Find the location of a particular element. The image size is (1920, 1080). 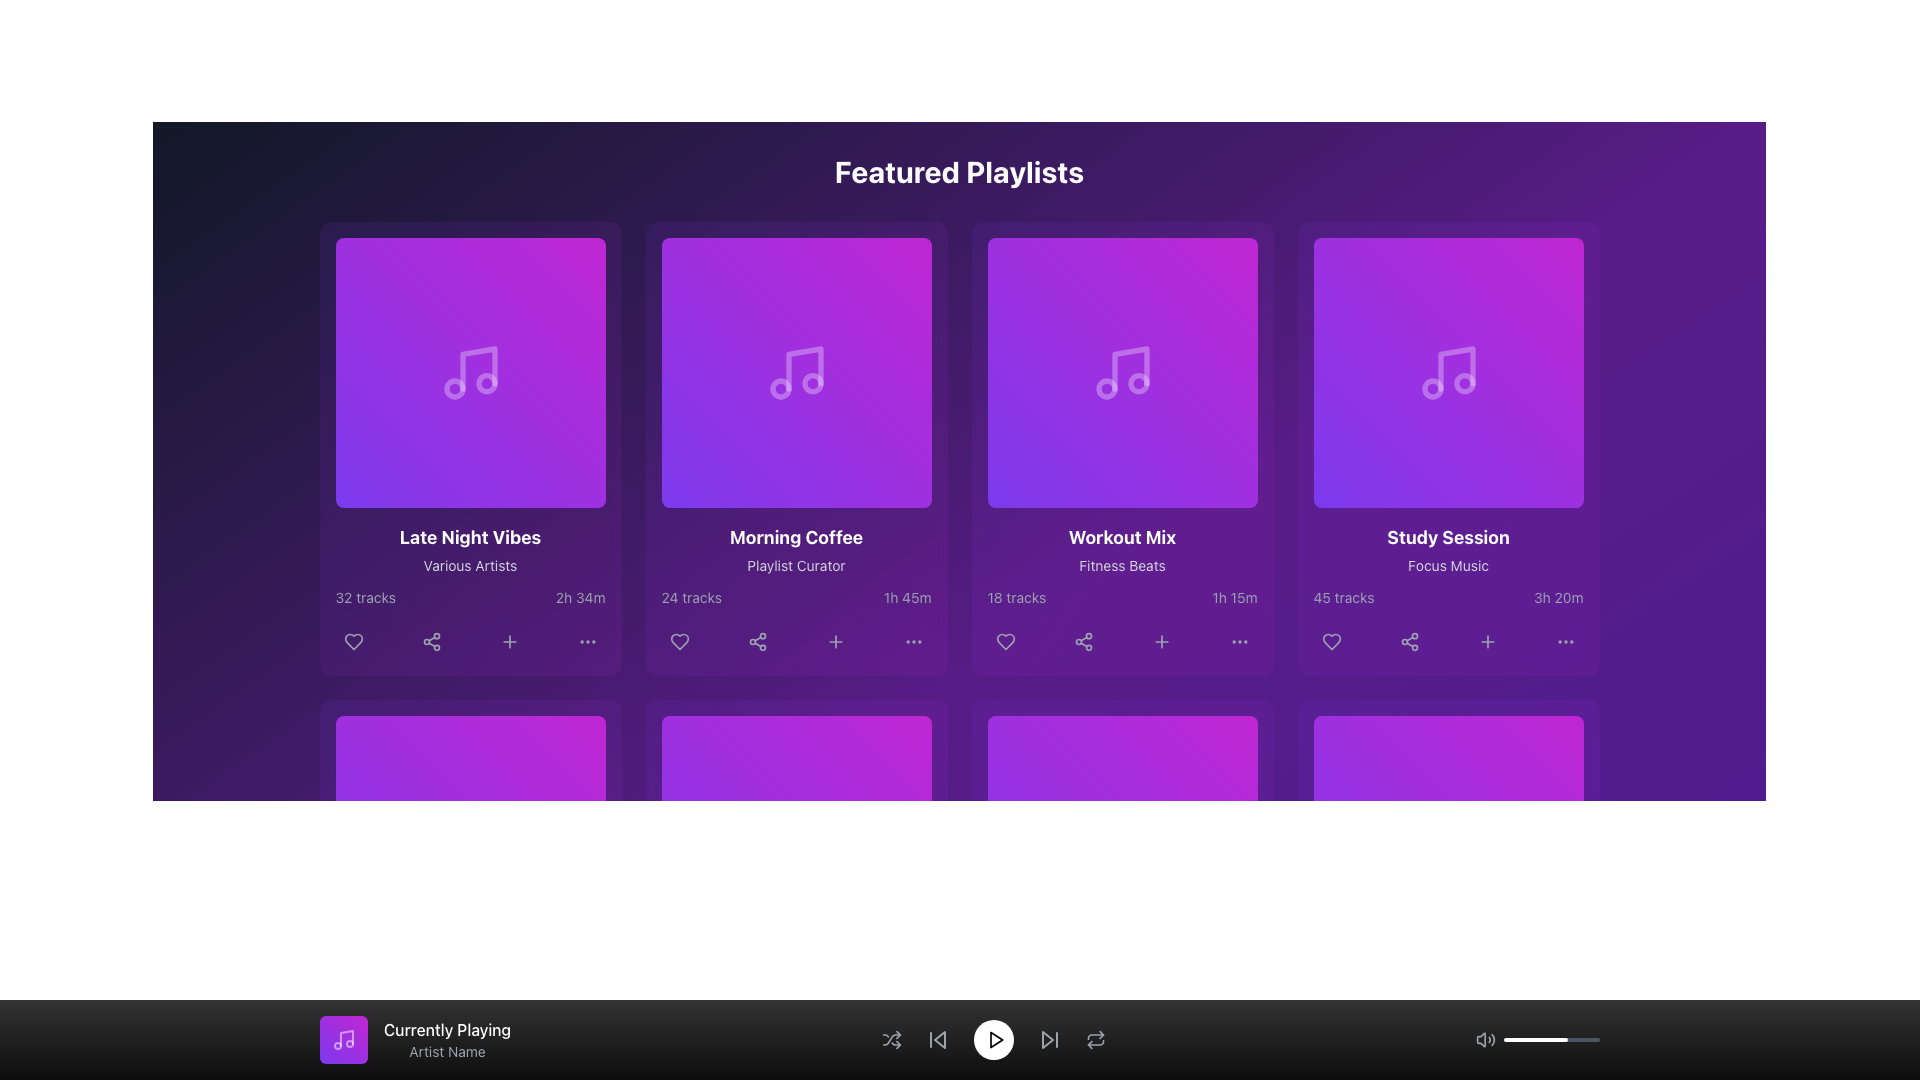

the vector graphic component located on the right side of the music icon within the Study Session playlist card, situated in the second row and fourth column of the grid is located at coordinates (1464, 383).